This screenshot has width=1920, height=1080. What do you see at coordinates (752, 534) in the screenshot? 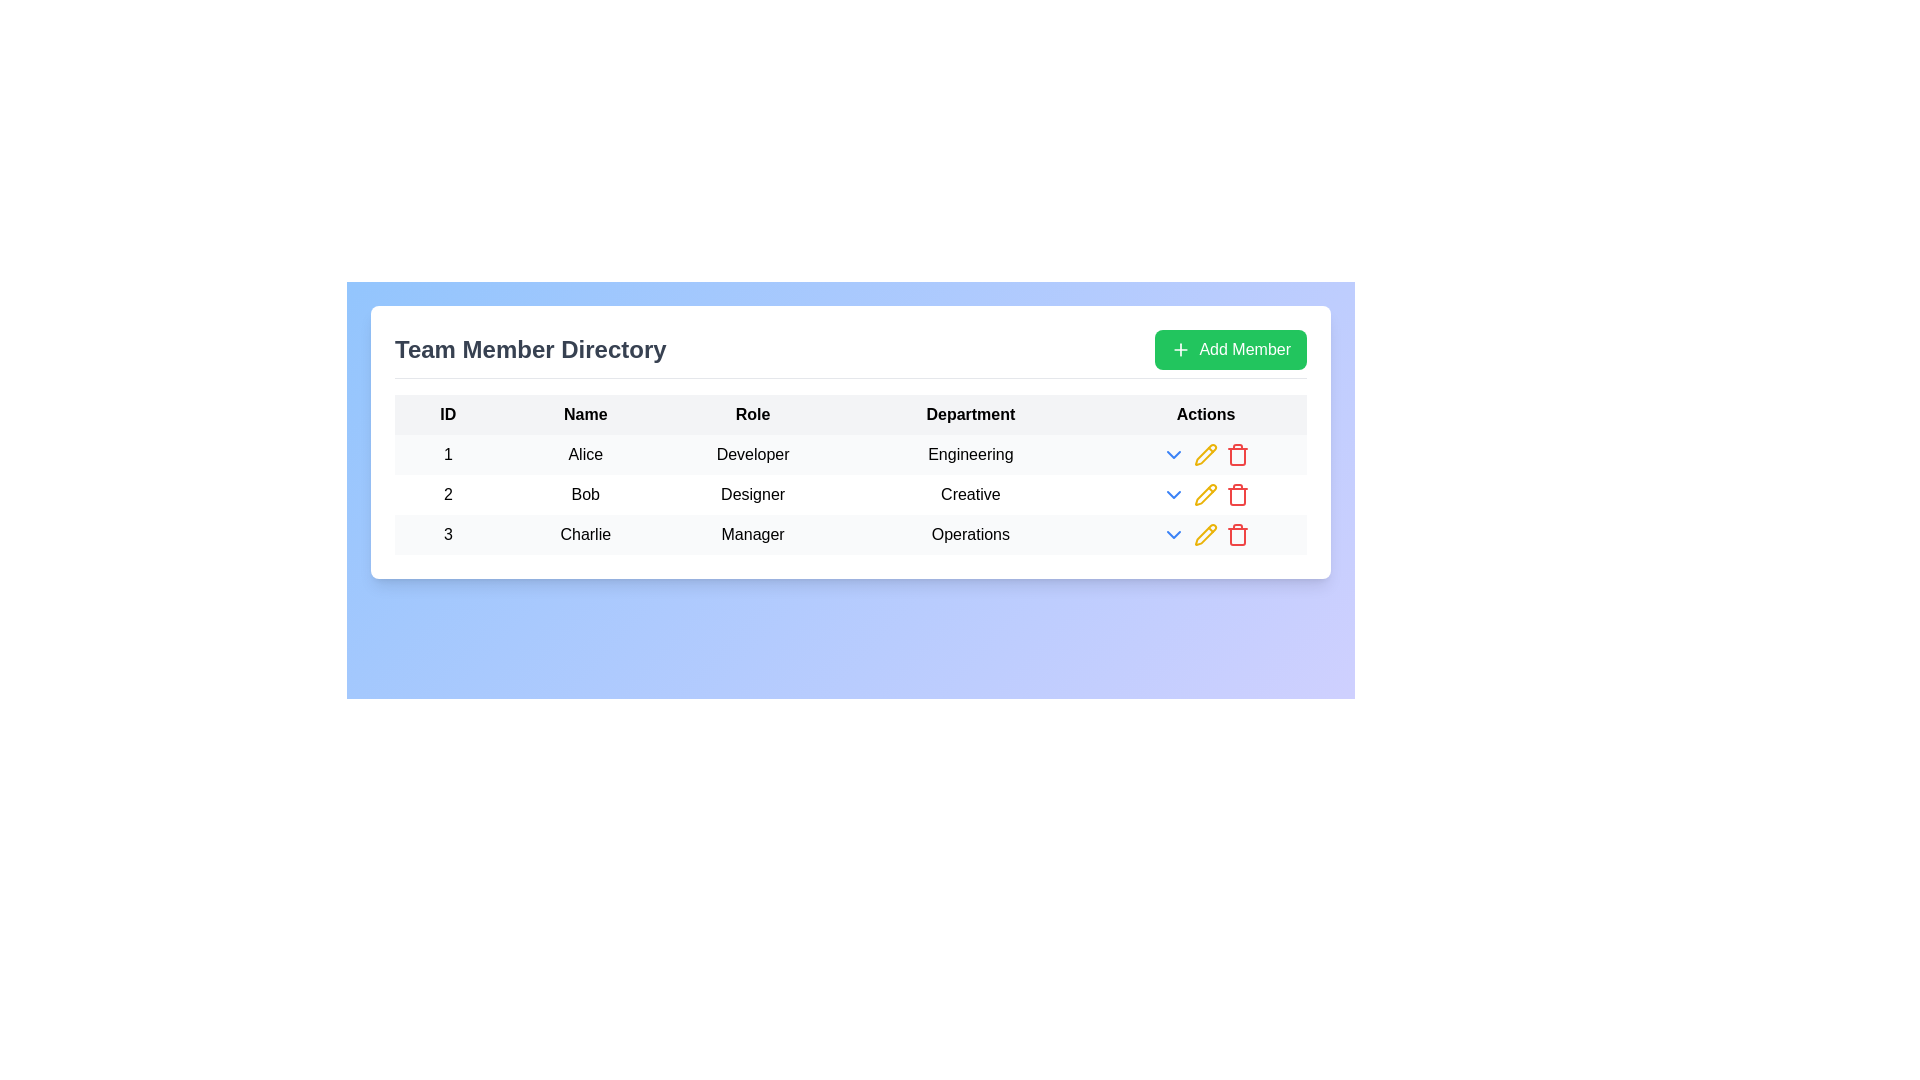
I see `the Text label displaying the job role of 'Charlie' in the third cell of the 'Role' column in the table row for entry ID '3'` at bounding box center [752, 534].